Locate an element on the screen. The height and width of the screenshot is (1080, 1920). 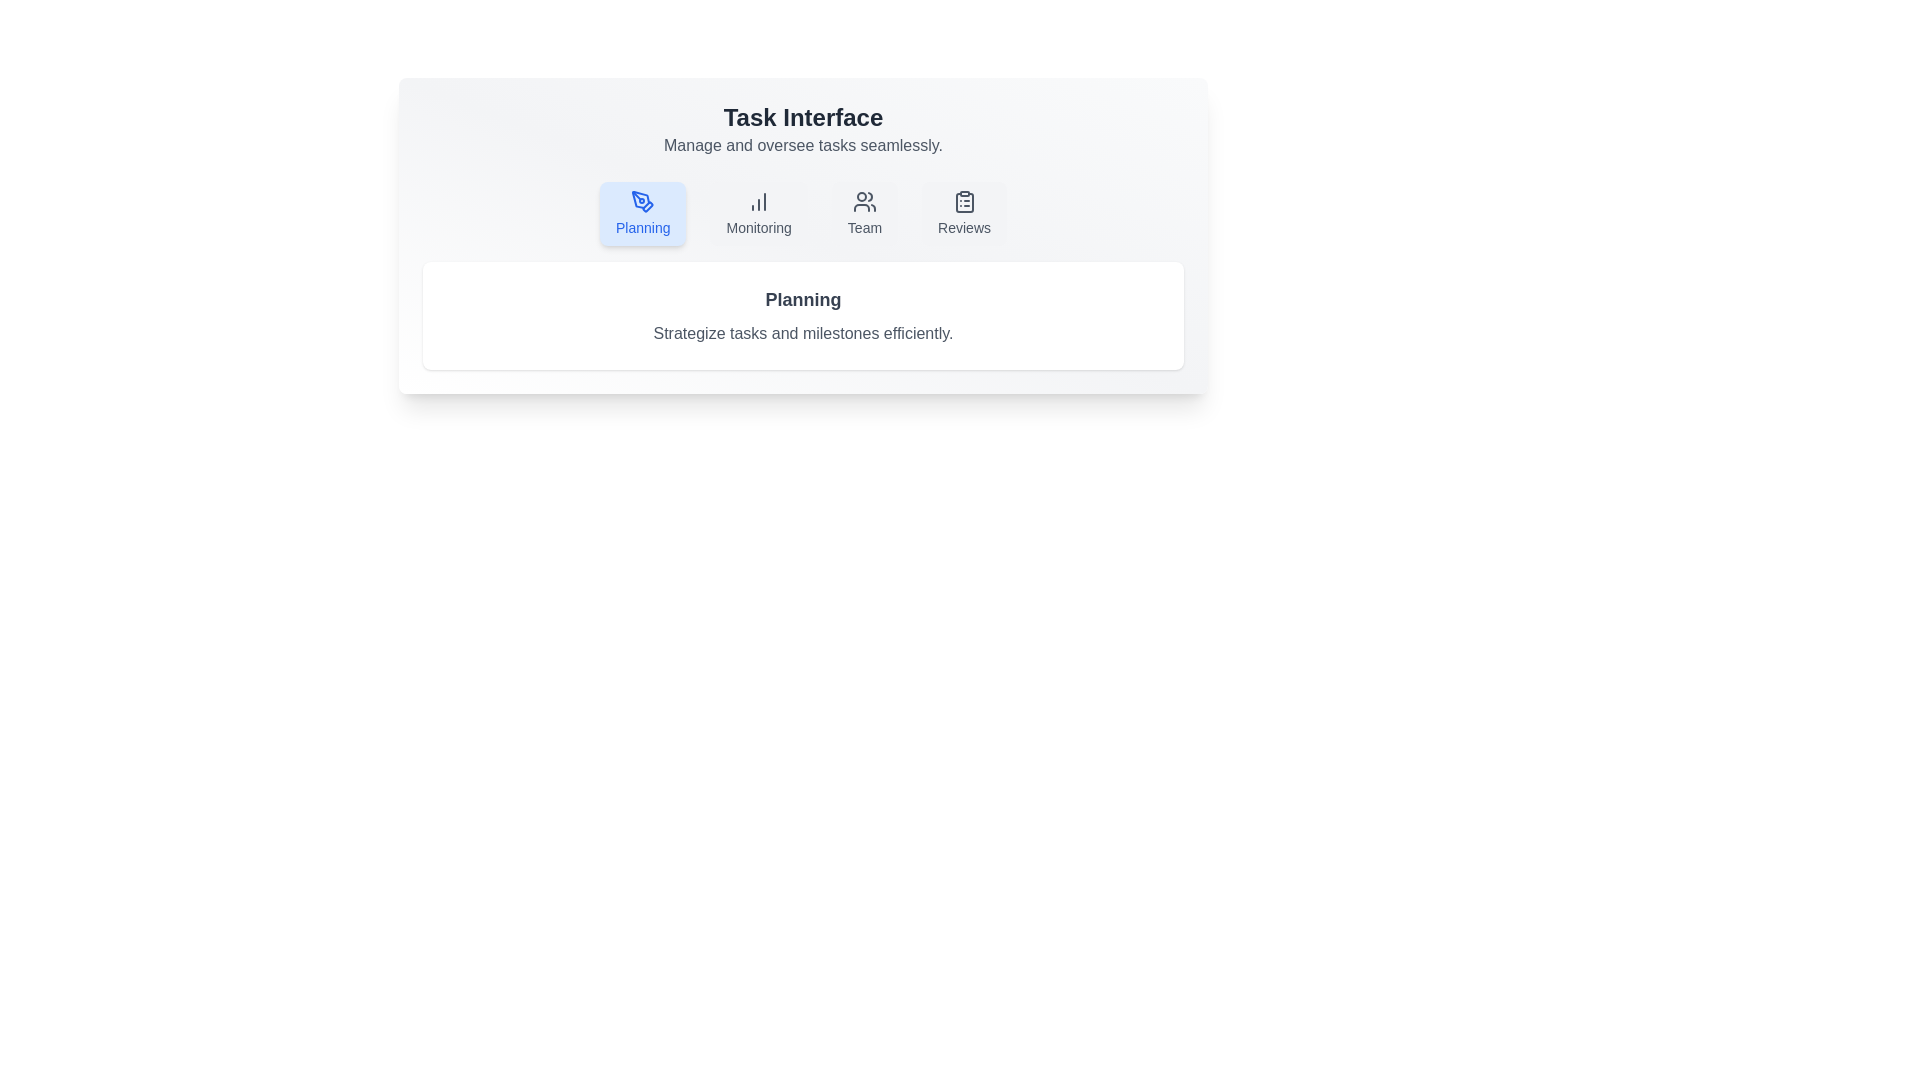
the tab labeled Monitoring to see the UI feedback is located at coordinates (758, 213).